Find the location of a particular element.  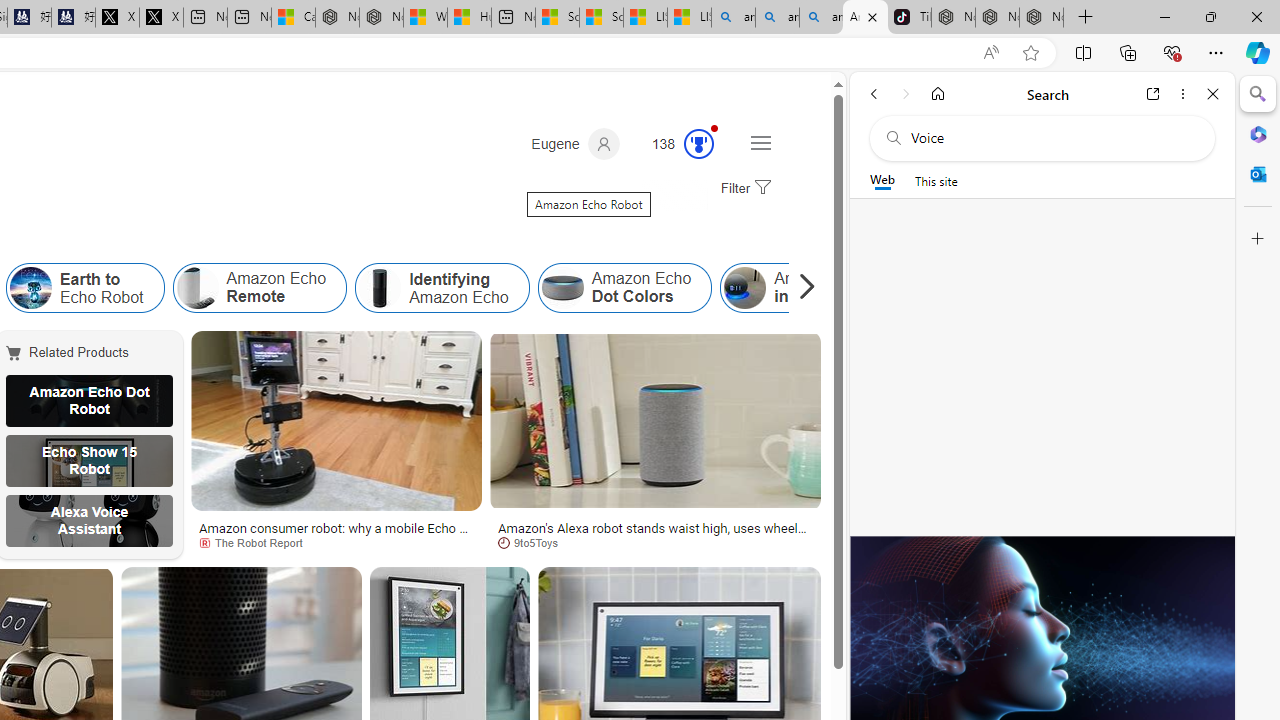

'Alexa Voice Assistant Robot' is located at coordinates (88, 520).